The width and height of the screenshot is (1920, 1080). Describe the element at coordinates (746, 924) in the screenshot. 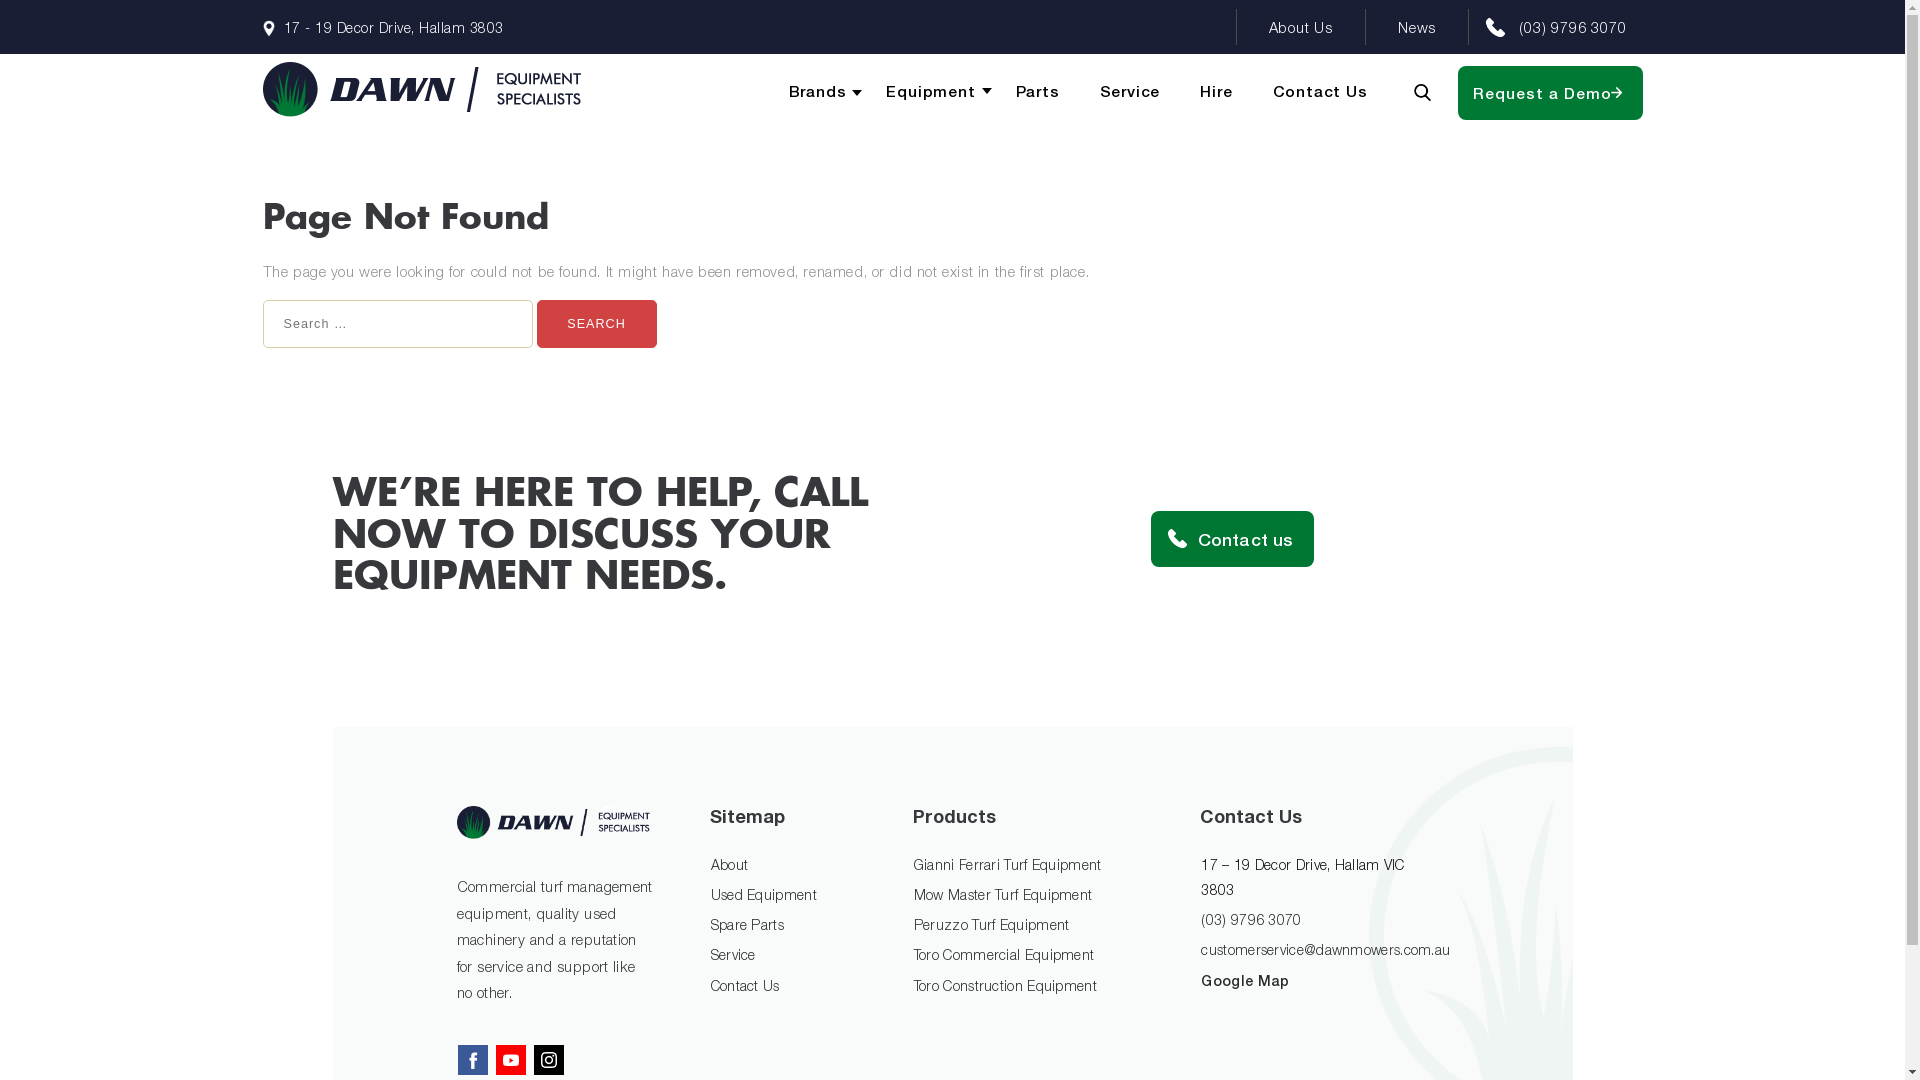

I see `'Spare Parts'` at that location.